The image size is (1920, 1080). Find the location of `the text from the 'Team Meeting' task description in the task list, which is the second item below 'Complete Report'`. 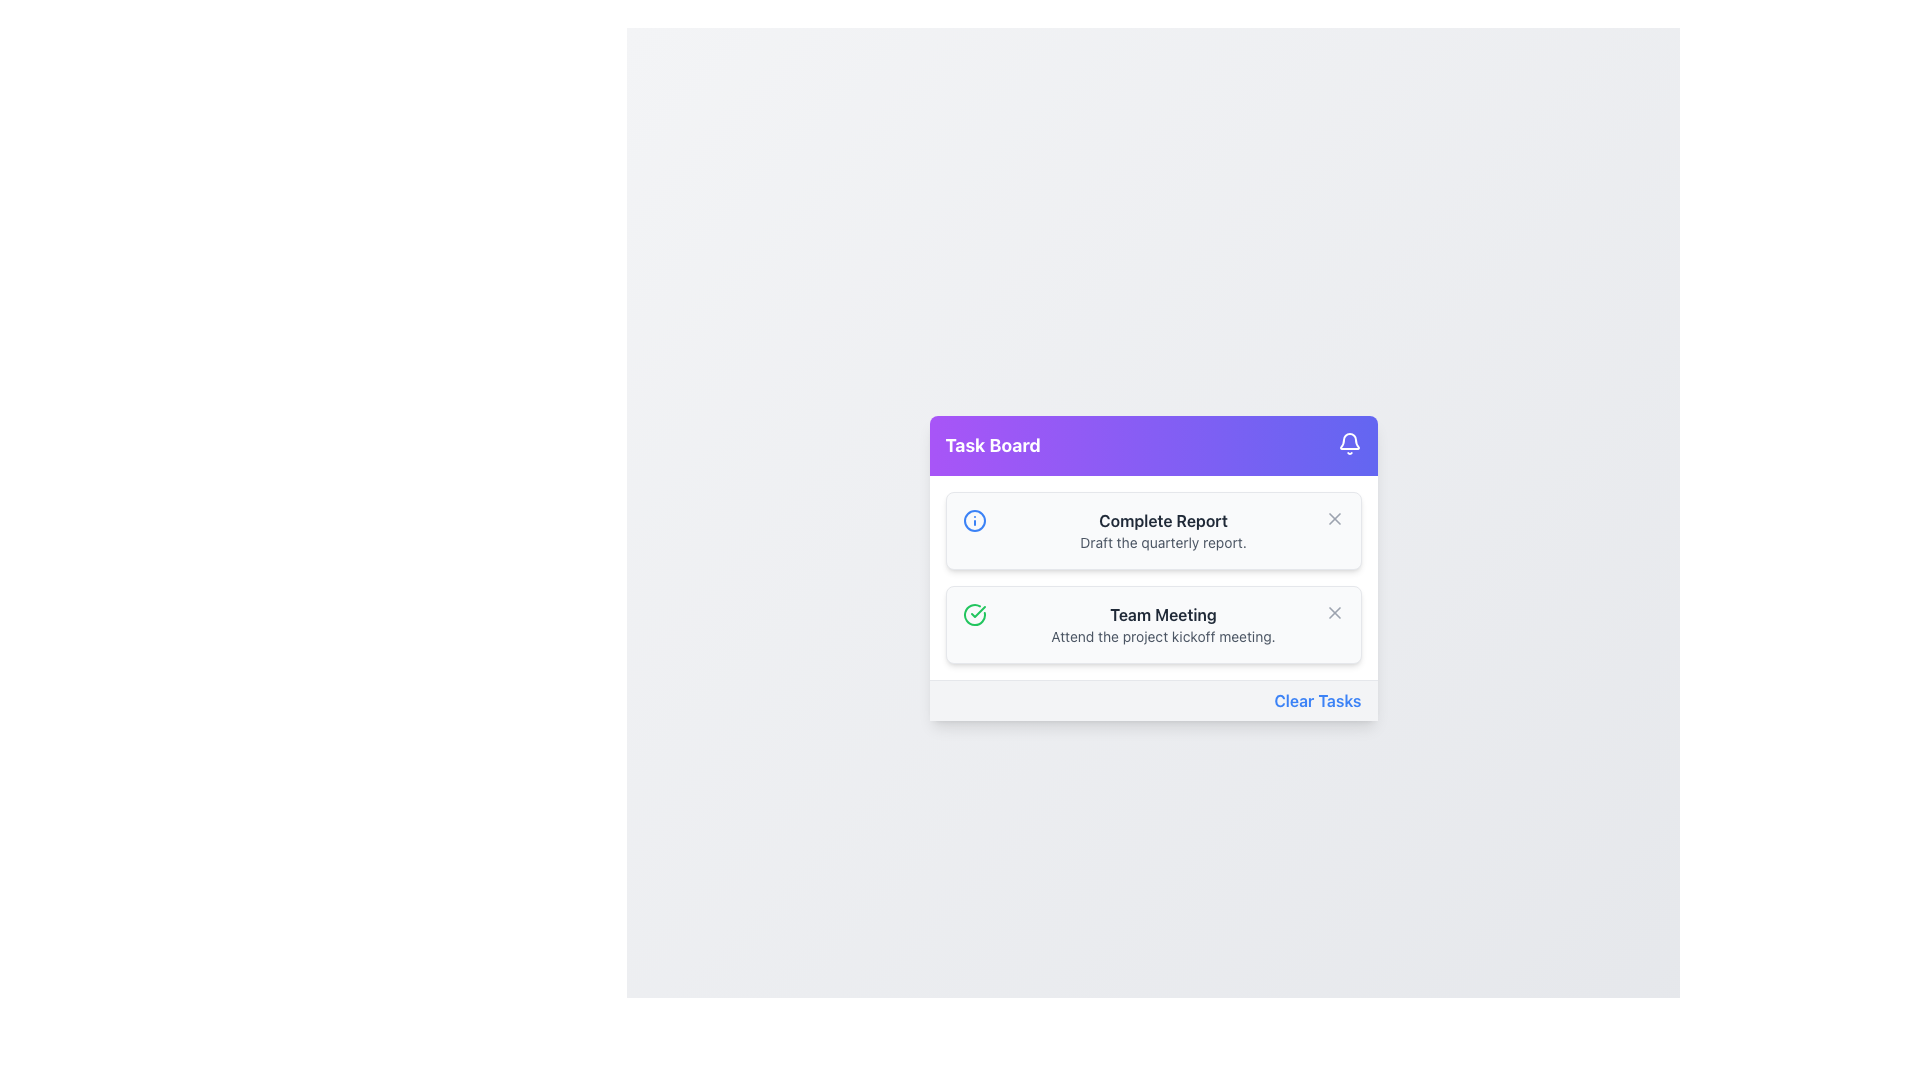

the text from the 'Team Meeting' task description in the task list, which is the second item below 'Complete Report' is located at coordinates (1163, 623).